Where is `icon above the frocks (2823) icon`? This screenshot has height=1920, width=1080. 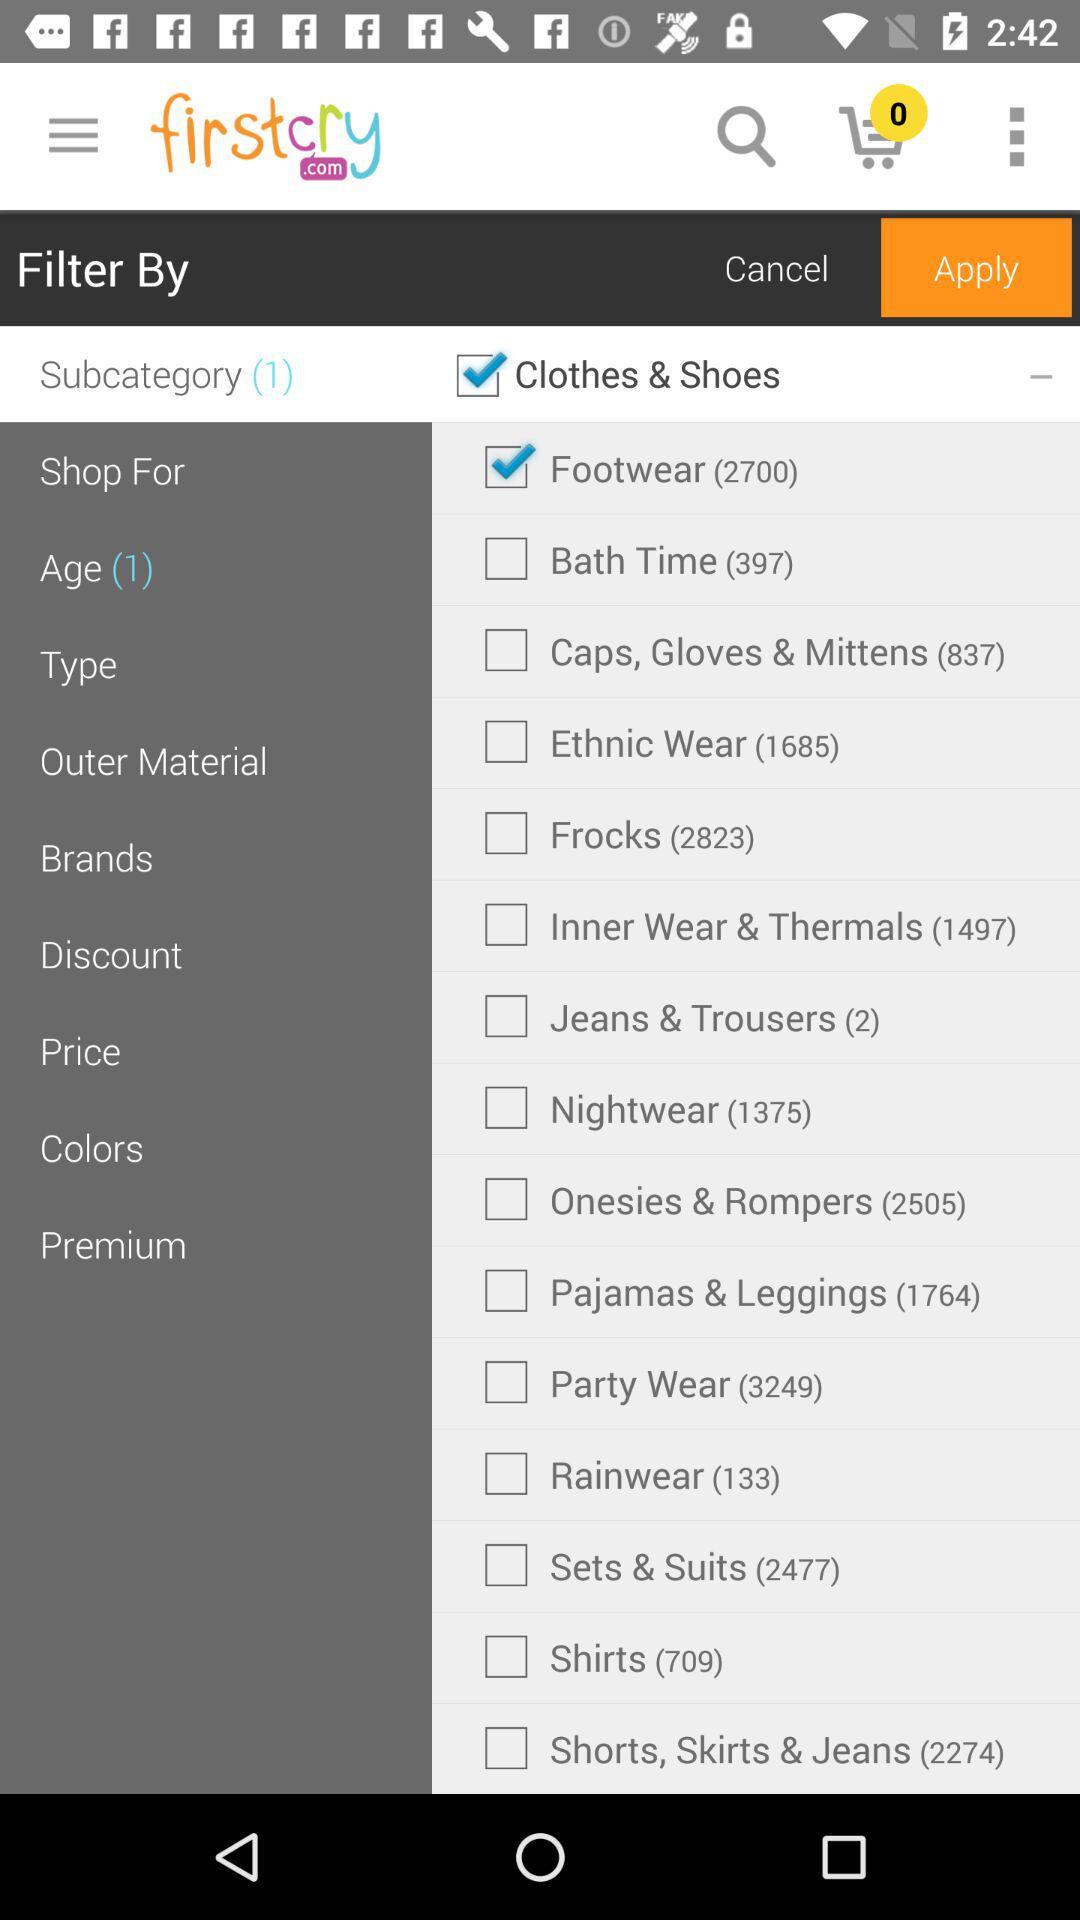 icon above the frocks (2823) icon is located at coordinates (662, 740).